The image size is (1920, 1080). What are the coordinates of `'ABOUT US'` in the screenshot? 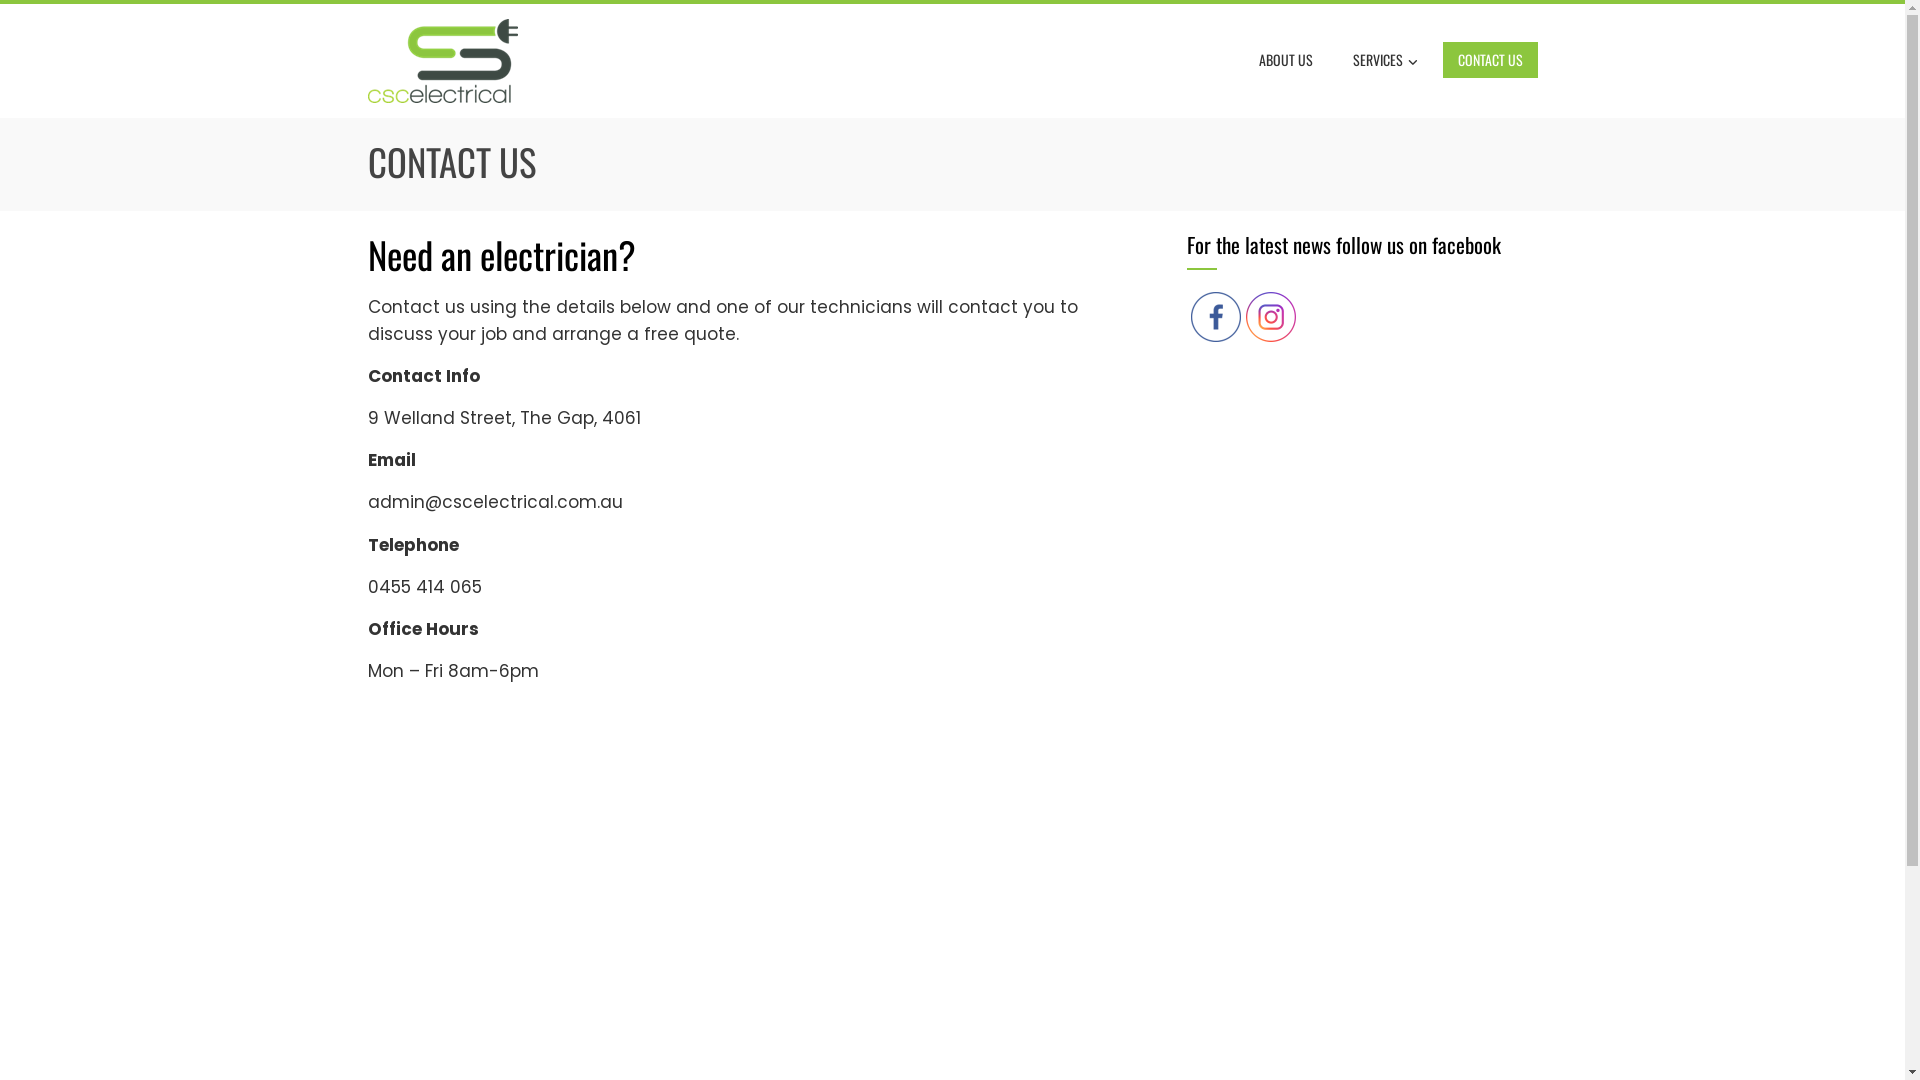 It's located at (1286, 59).